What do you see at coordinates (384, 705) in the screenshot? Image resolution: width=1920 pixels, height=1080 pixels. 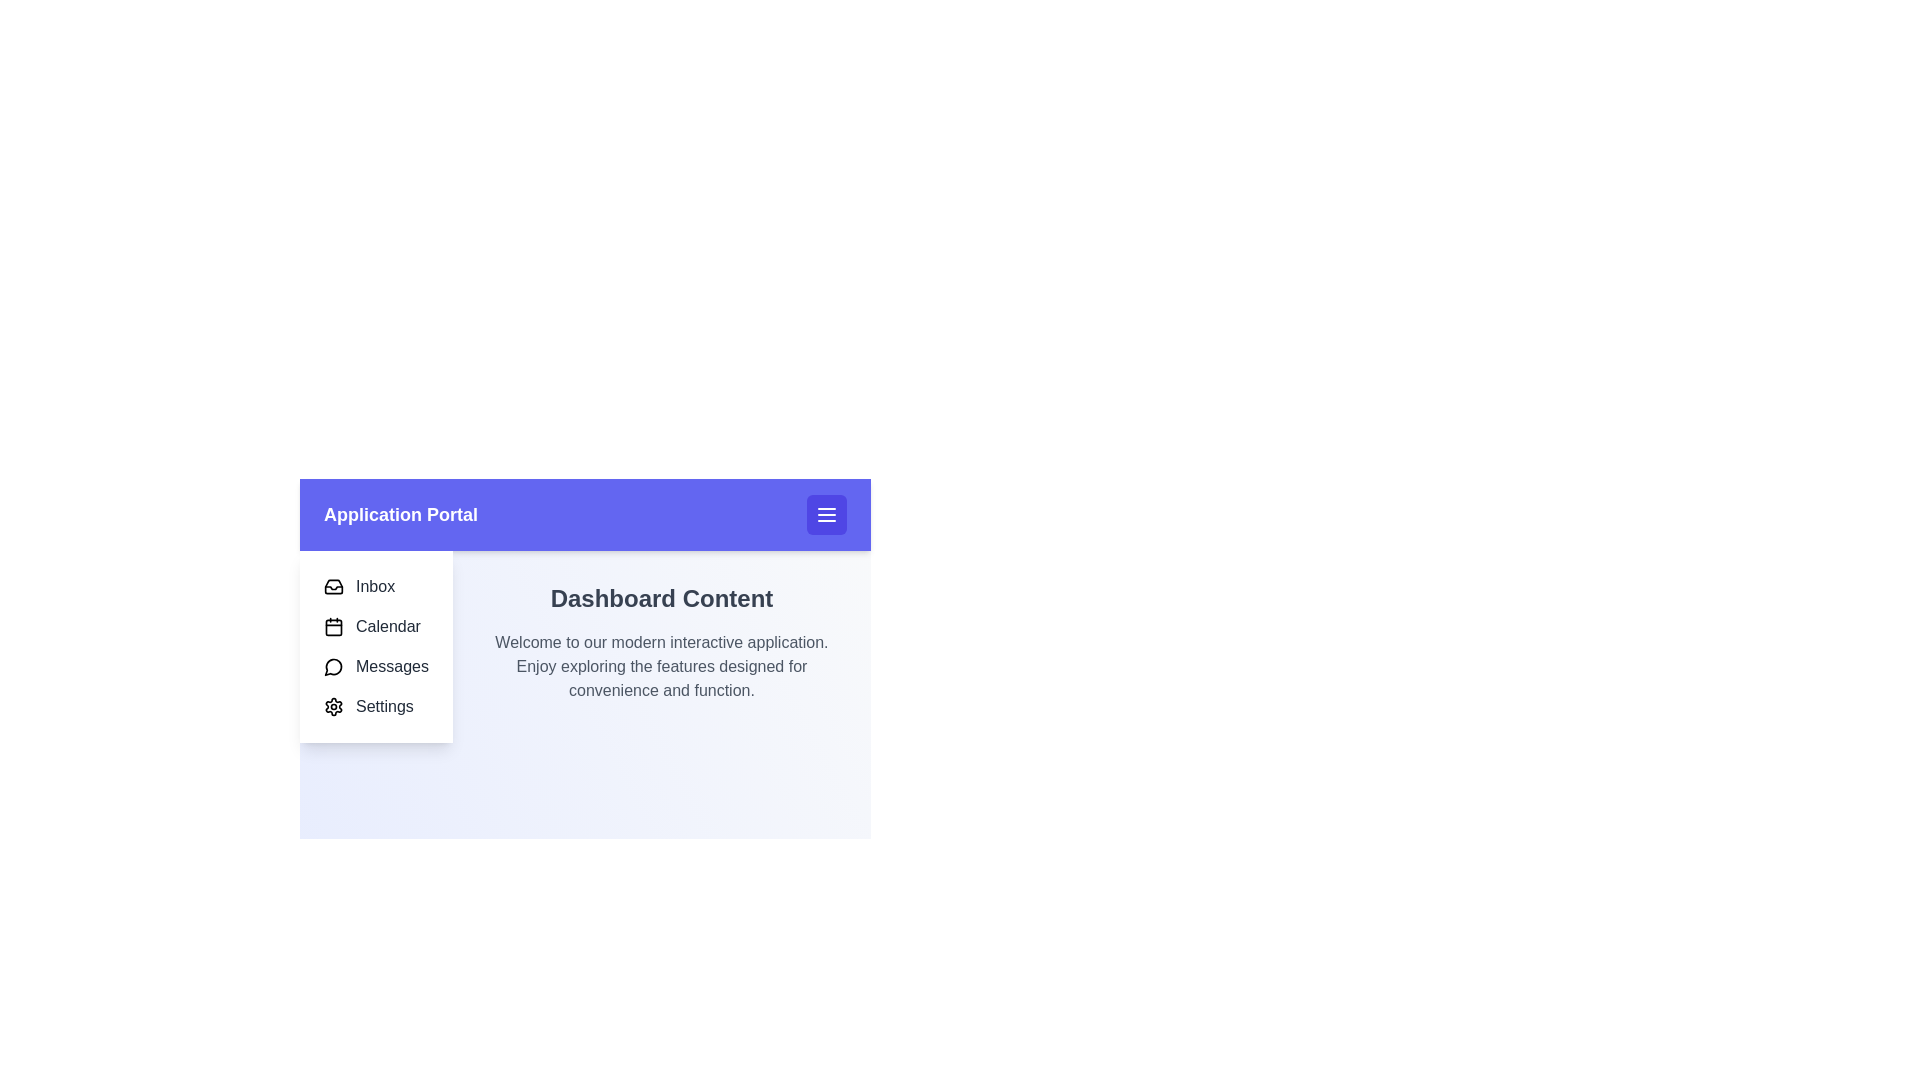 I see `text content of the Text Label located in the lower-most position within the left-side navigation panel, directly under the 'Messages' entry and aligned with a gear icon` at bounding box center [384, 705].